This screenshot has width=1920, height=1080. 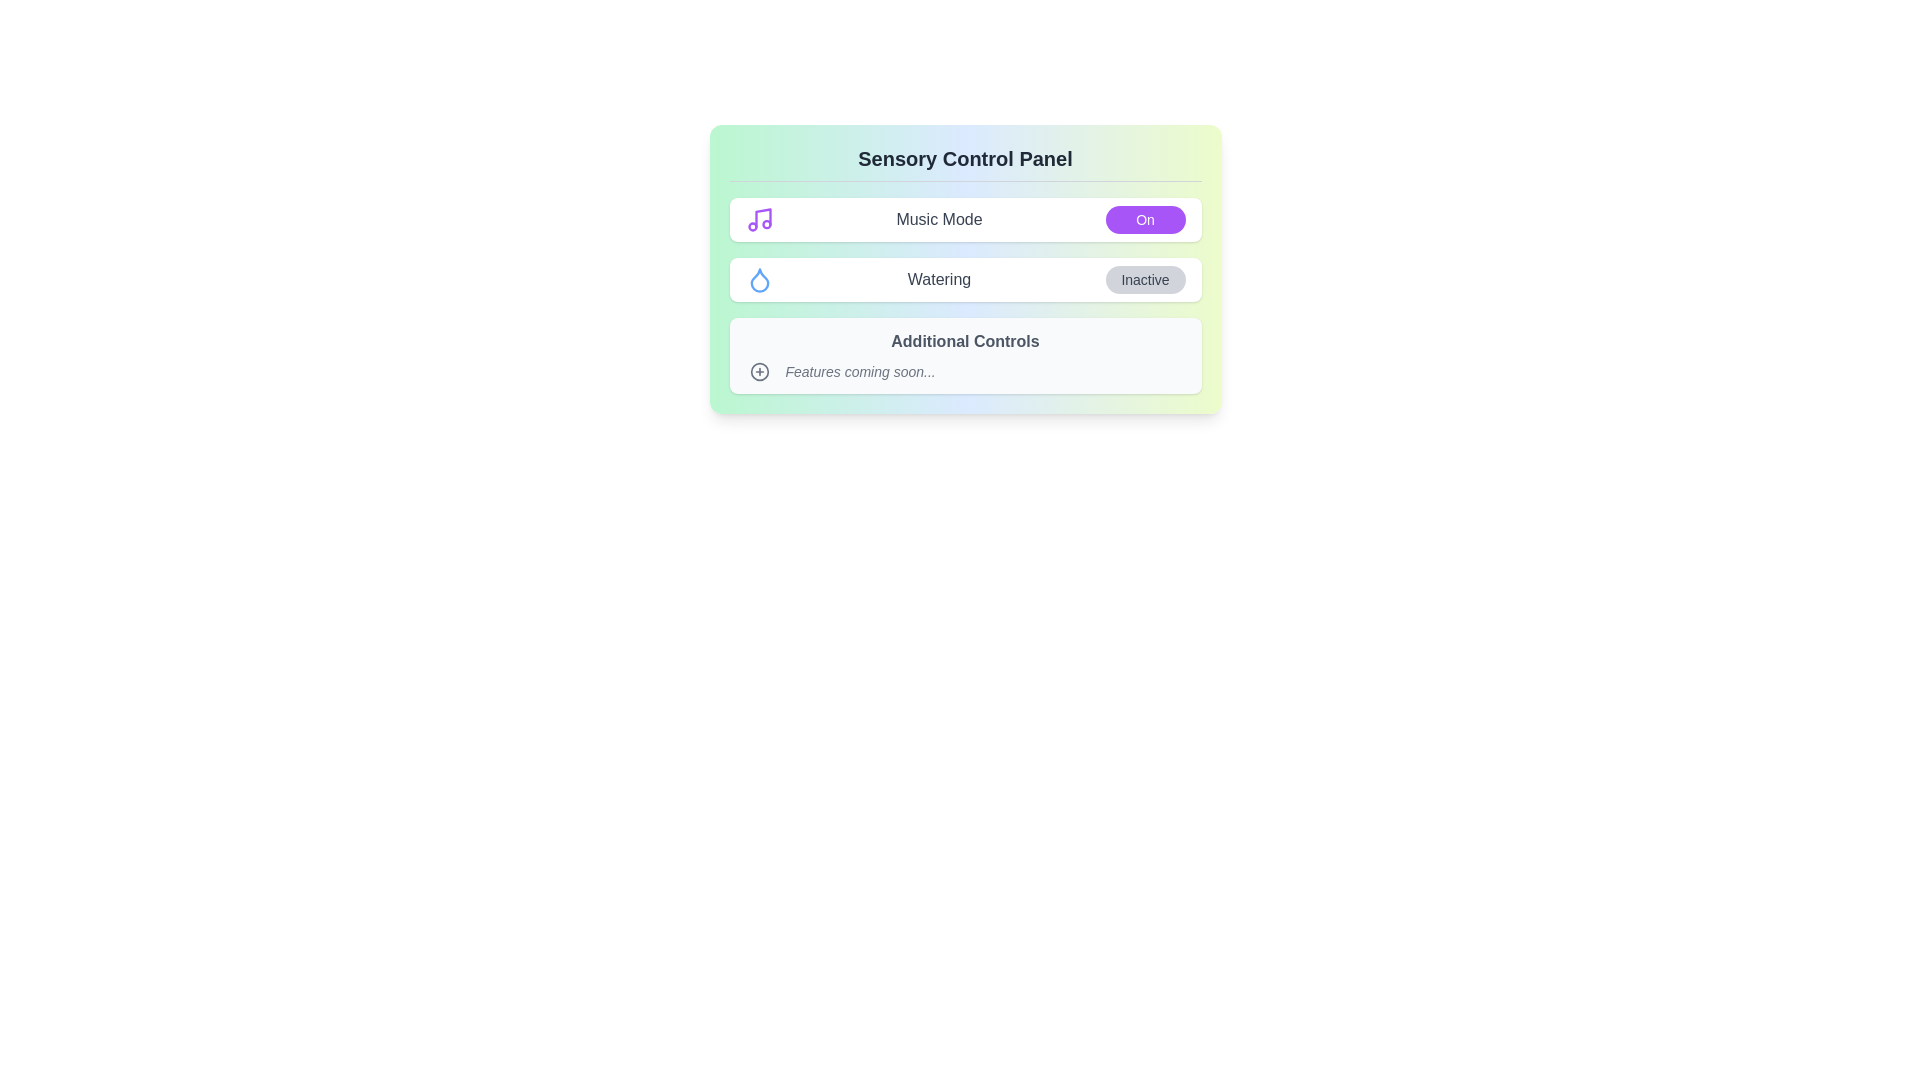 I want to click on the circular icon in the 'Additional Controls' section, which is associated with the label 'Features coming soon...', so click(x=758, y=371).